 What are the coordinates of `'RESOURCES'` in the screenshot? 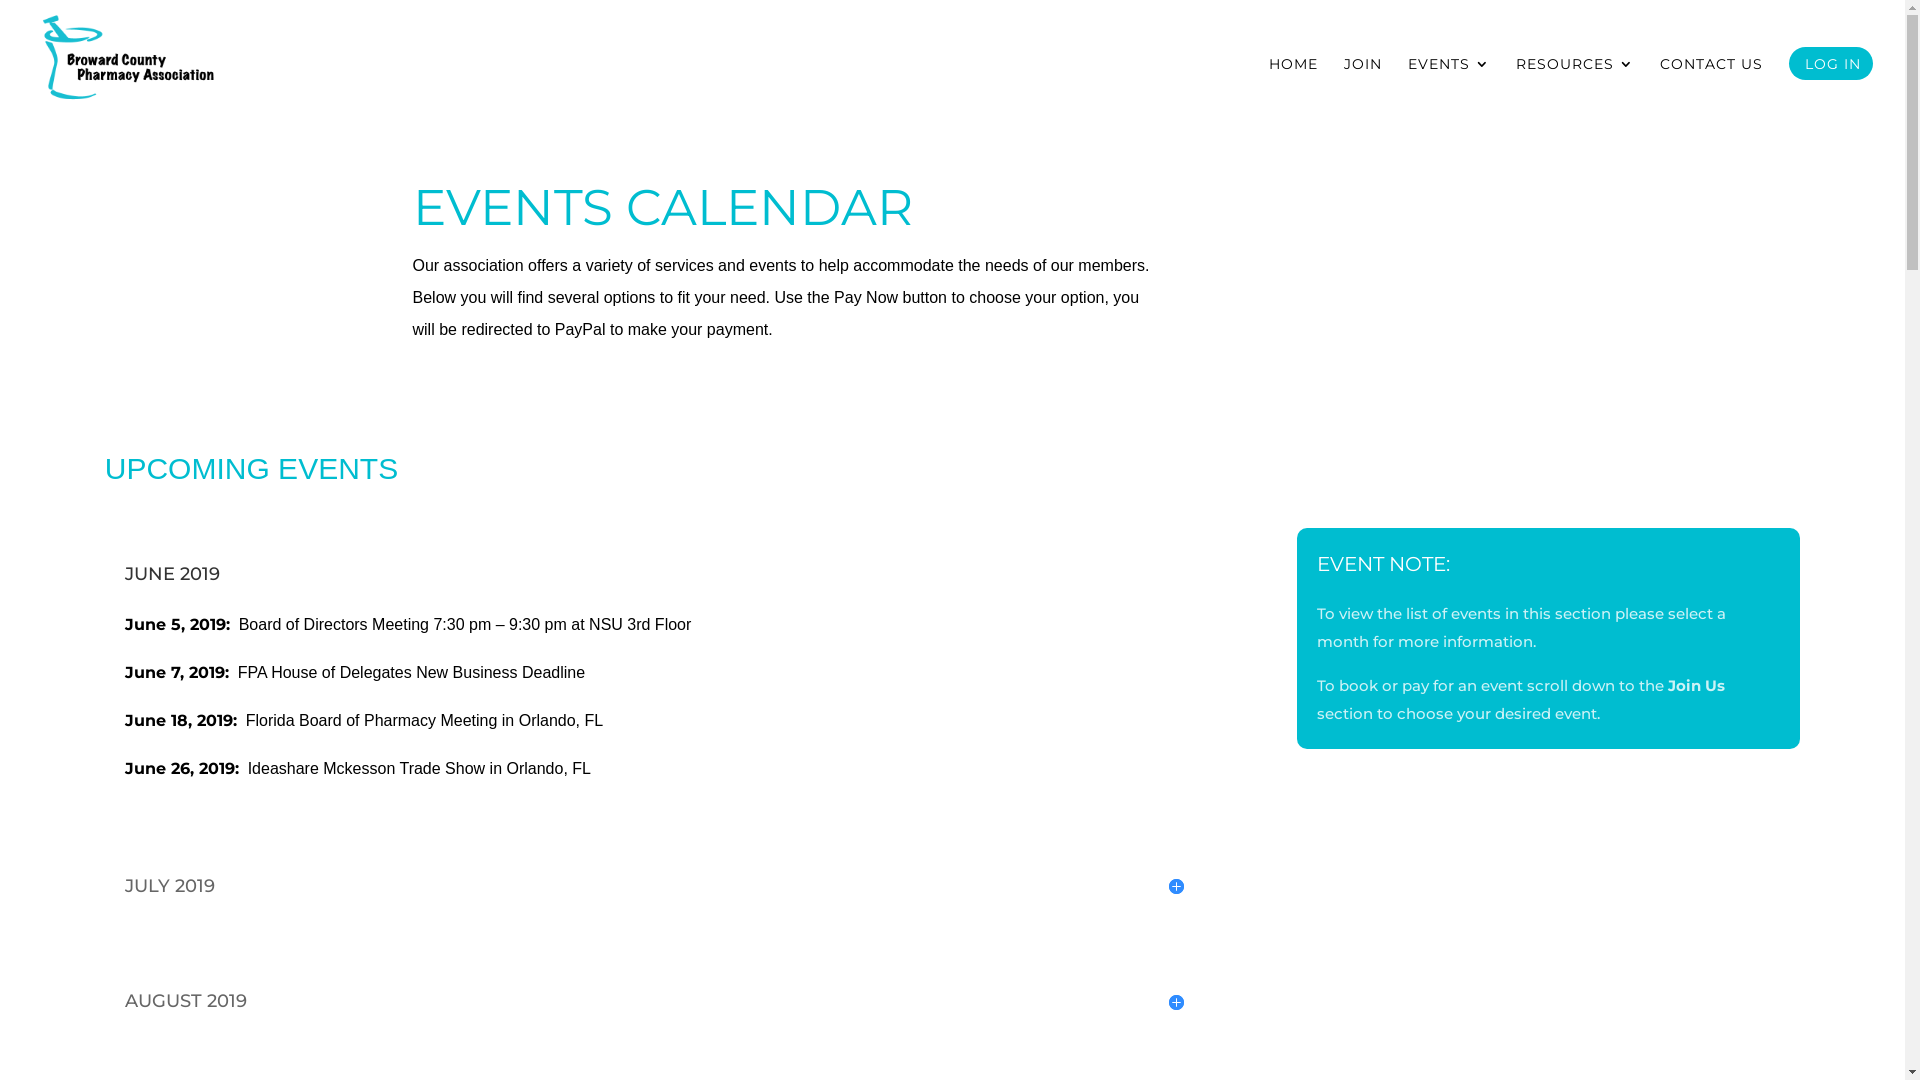 It's located at (1573, 86).